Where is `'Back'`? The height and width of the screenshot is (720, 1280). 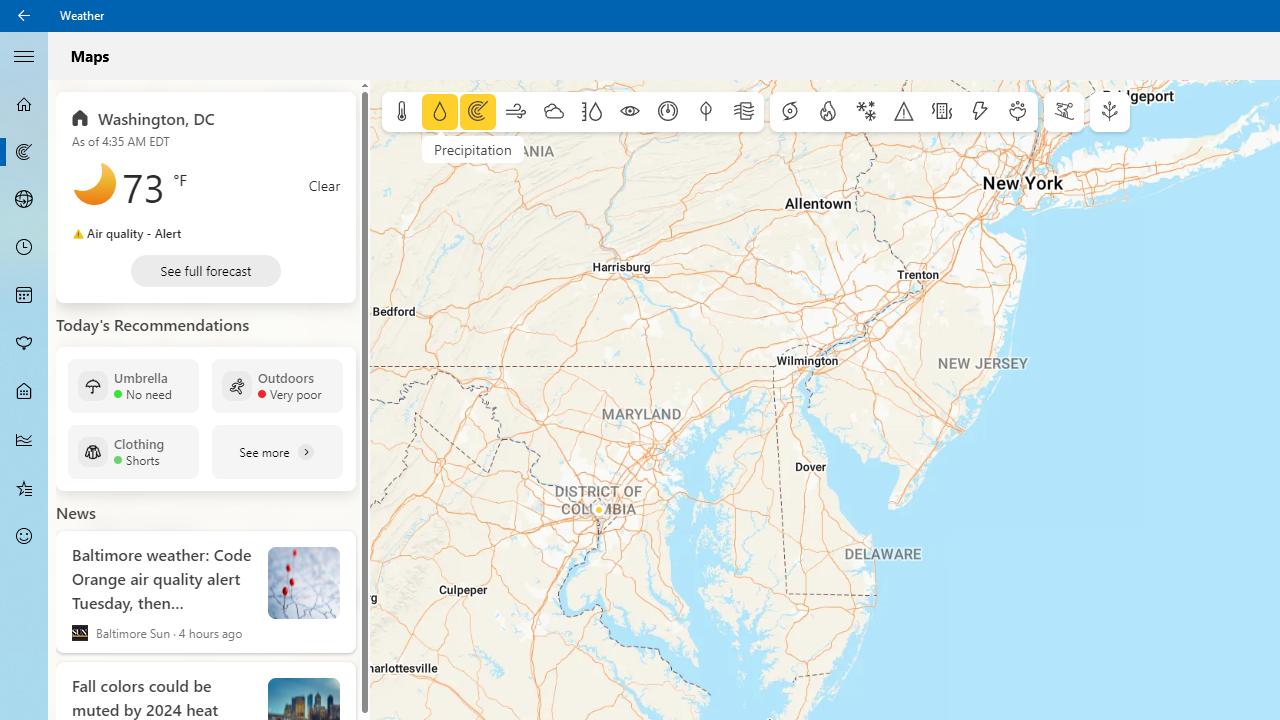
'Back' is located at coordinates (24, 15).